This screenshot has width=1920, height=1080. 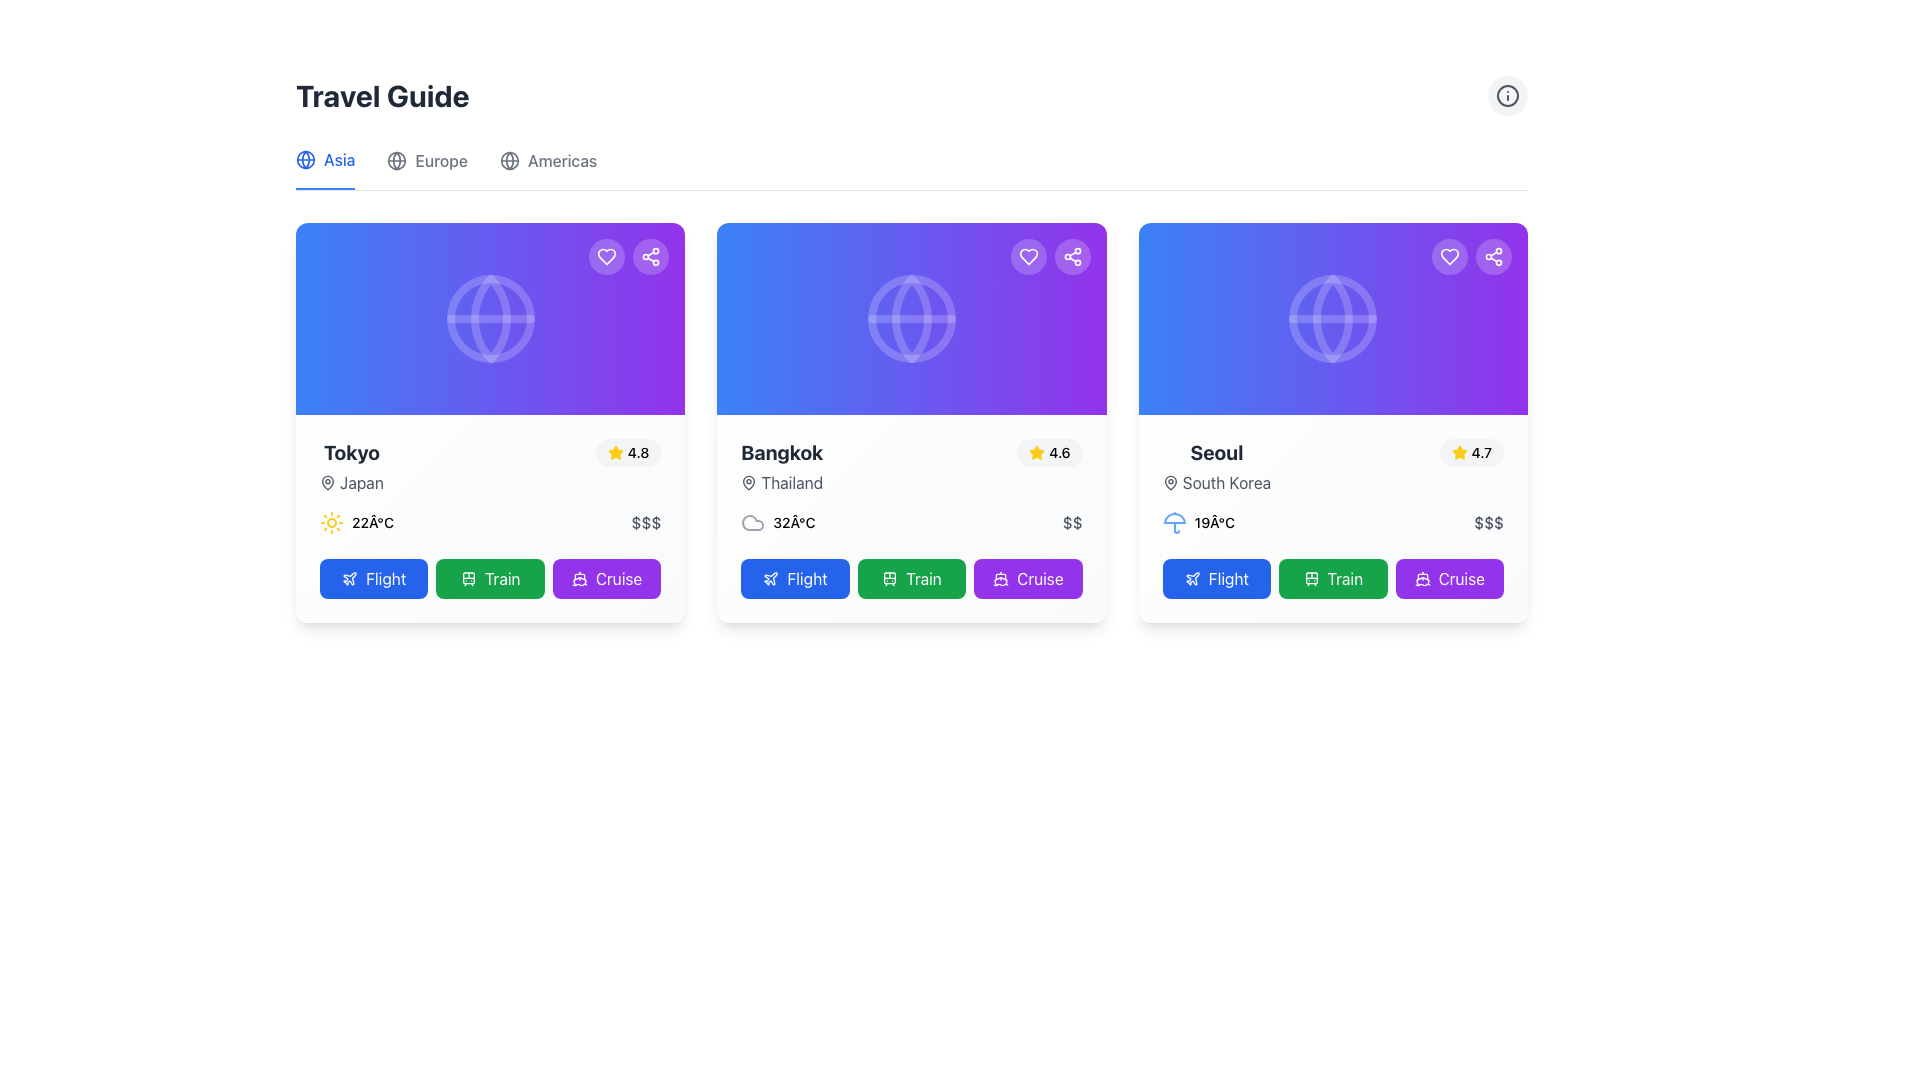 What do you see at coordinates (911, 578) in the screenshot?
I see `the green 'Train' button with rounded corners, labeled in white` at bounding box center [911, 578].